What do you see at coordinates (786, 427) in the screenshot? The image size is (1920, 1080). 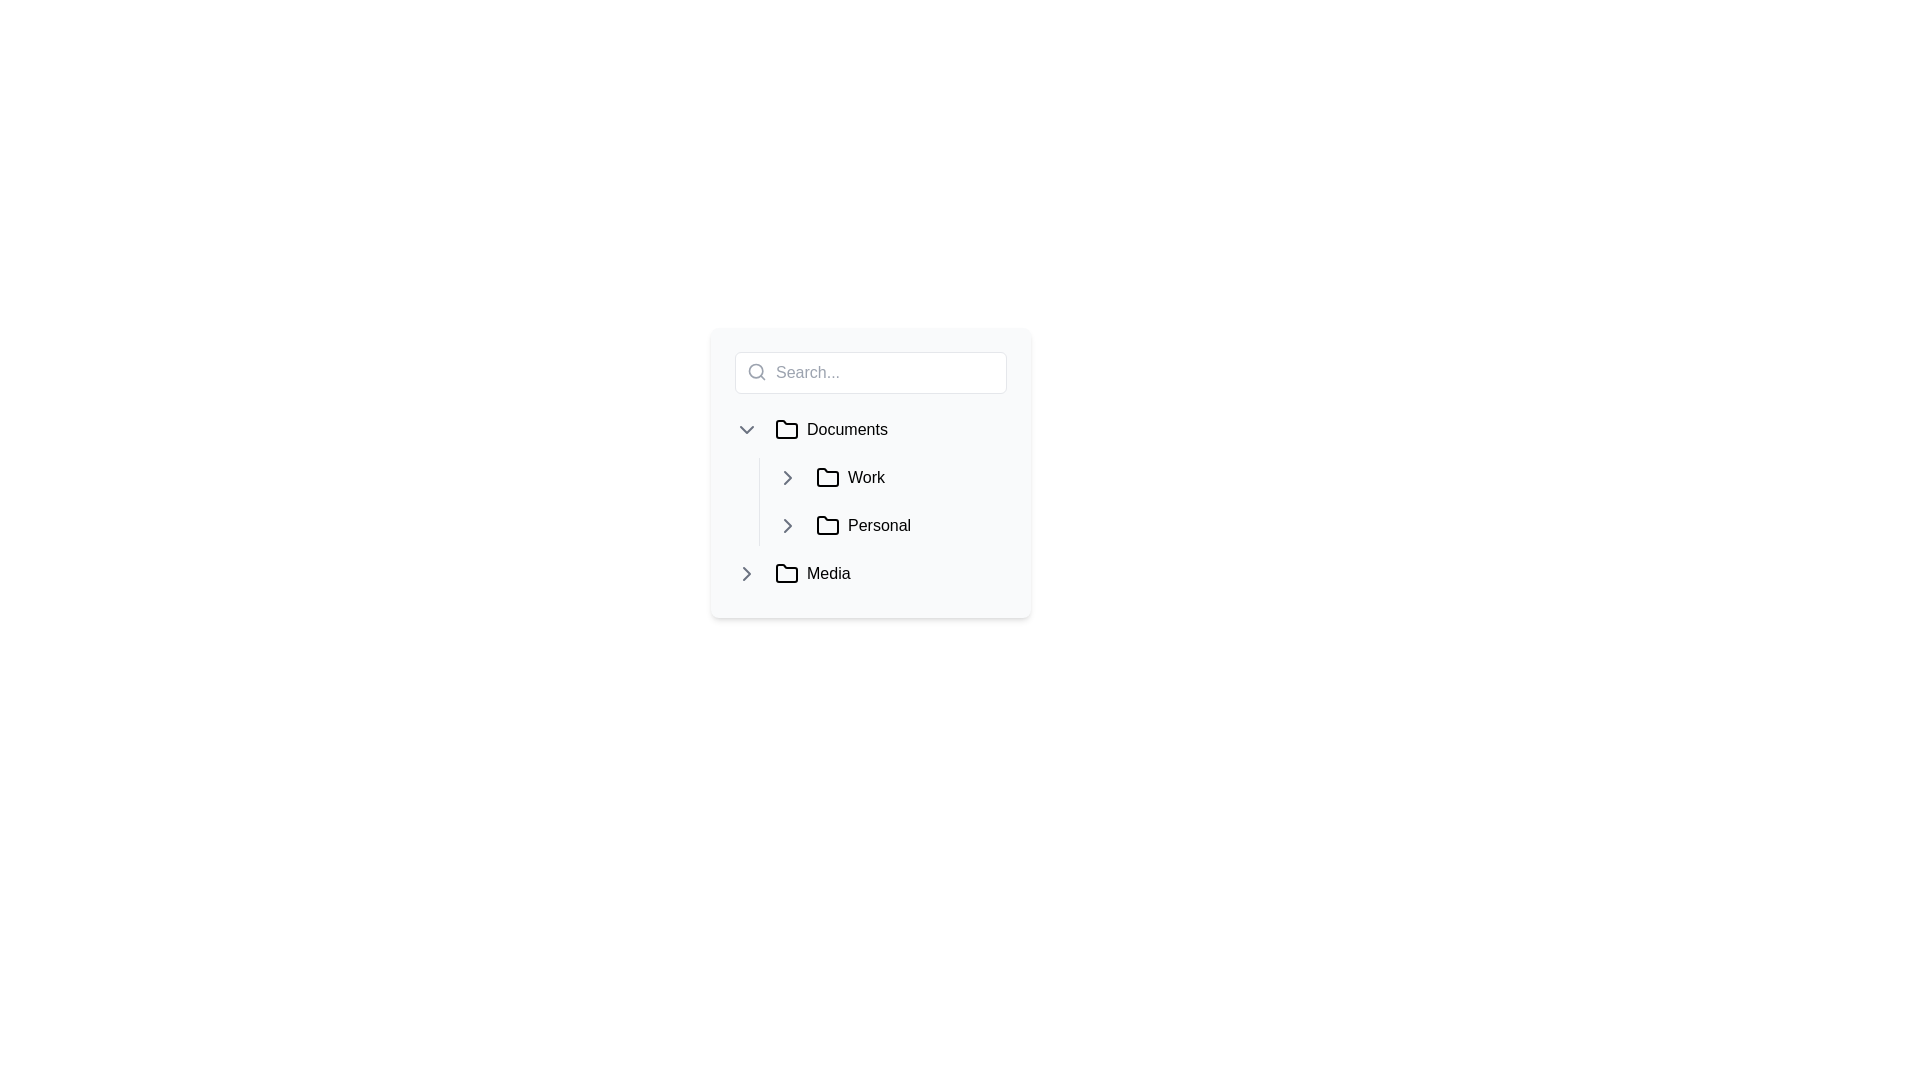 I see `the 'Documents' folder icon in the navigation list, which is the first item above 'Work' and 'Personal'` at bounding box center [786, 427].